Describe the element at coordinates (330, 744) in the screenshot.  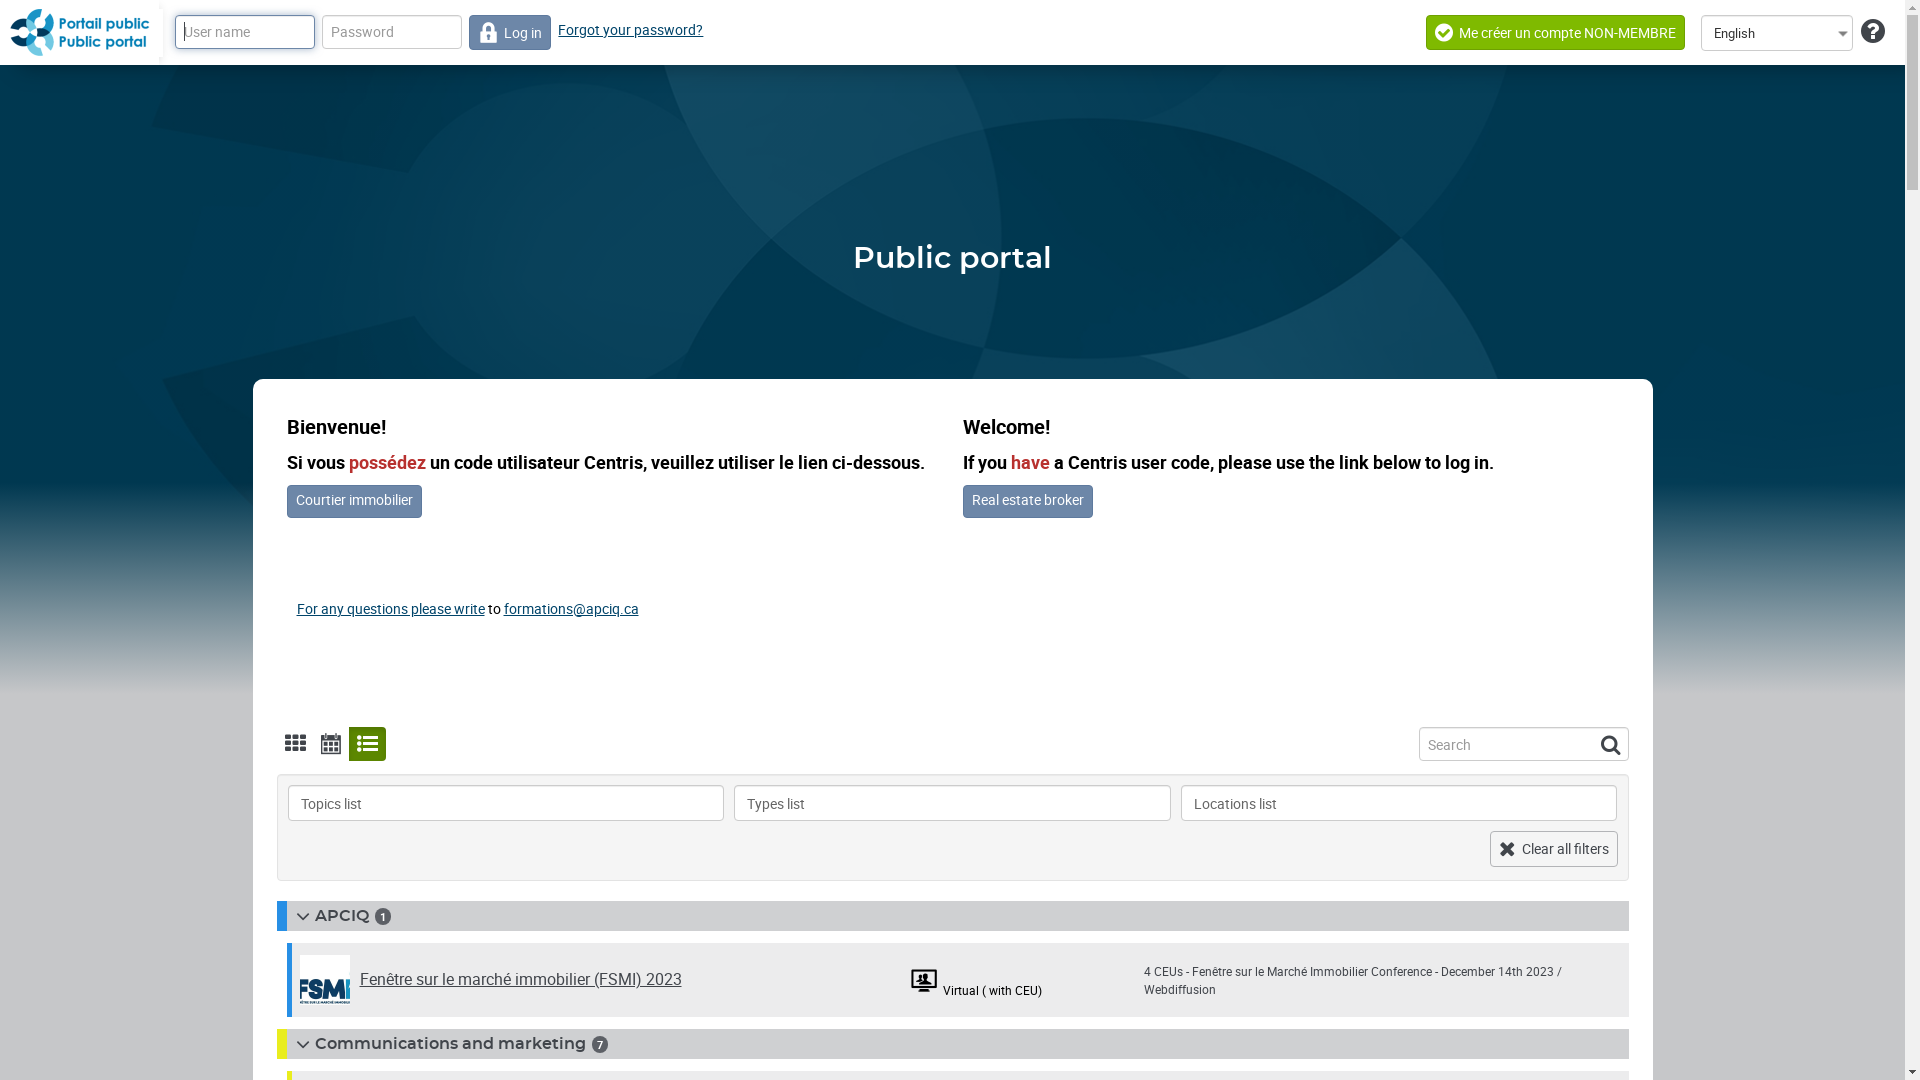
I see `'Display calendar'` at that location.